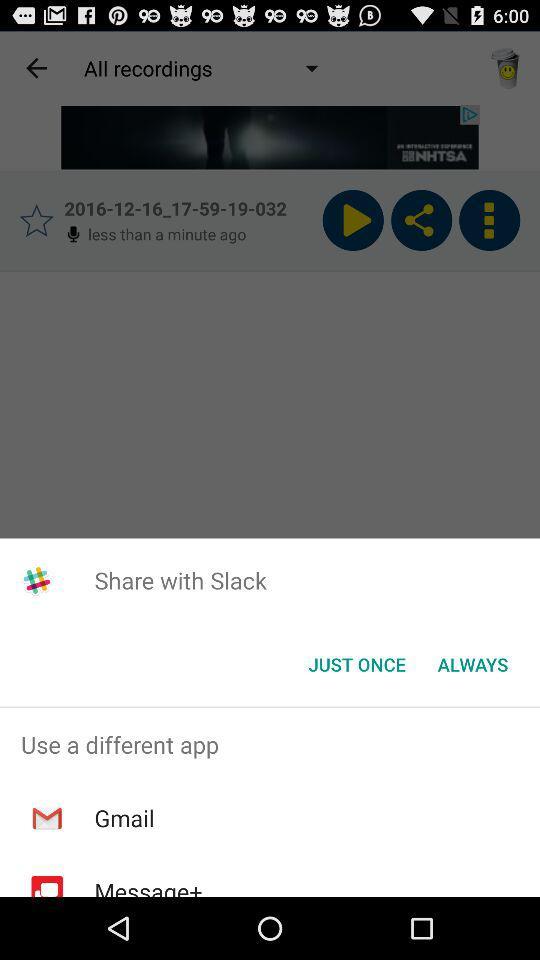 Image resolution: width=540 pixels, height=960 pixels. I want to click on the use a different icon, so click(270, 743).